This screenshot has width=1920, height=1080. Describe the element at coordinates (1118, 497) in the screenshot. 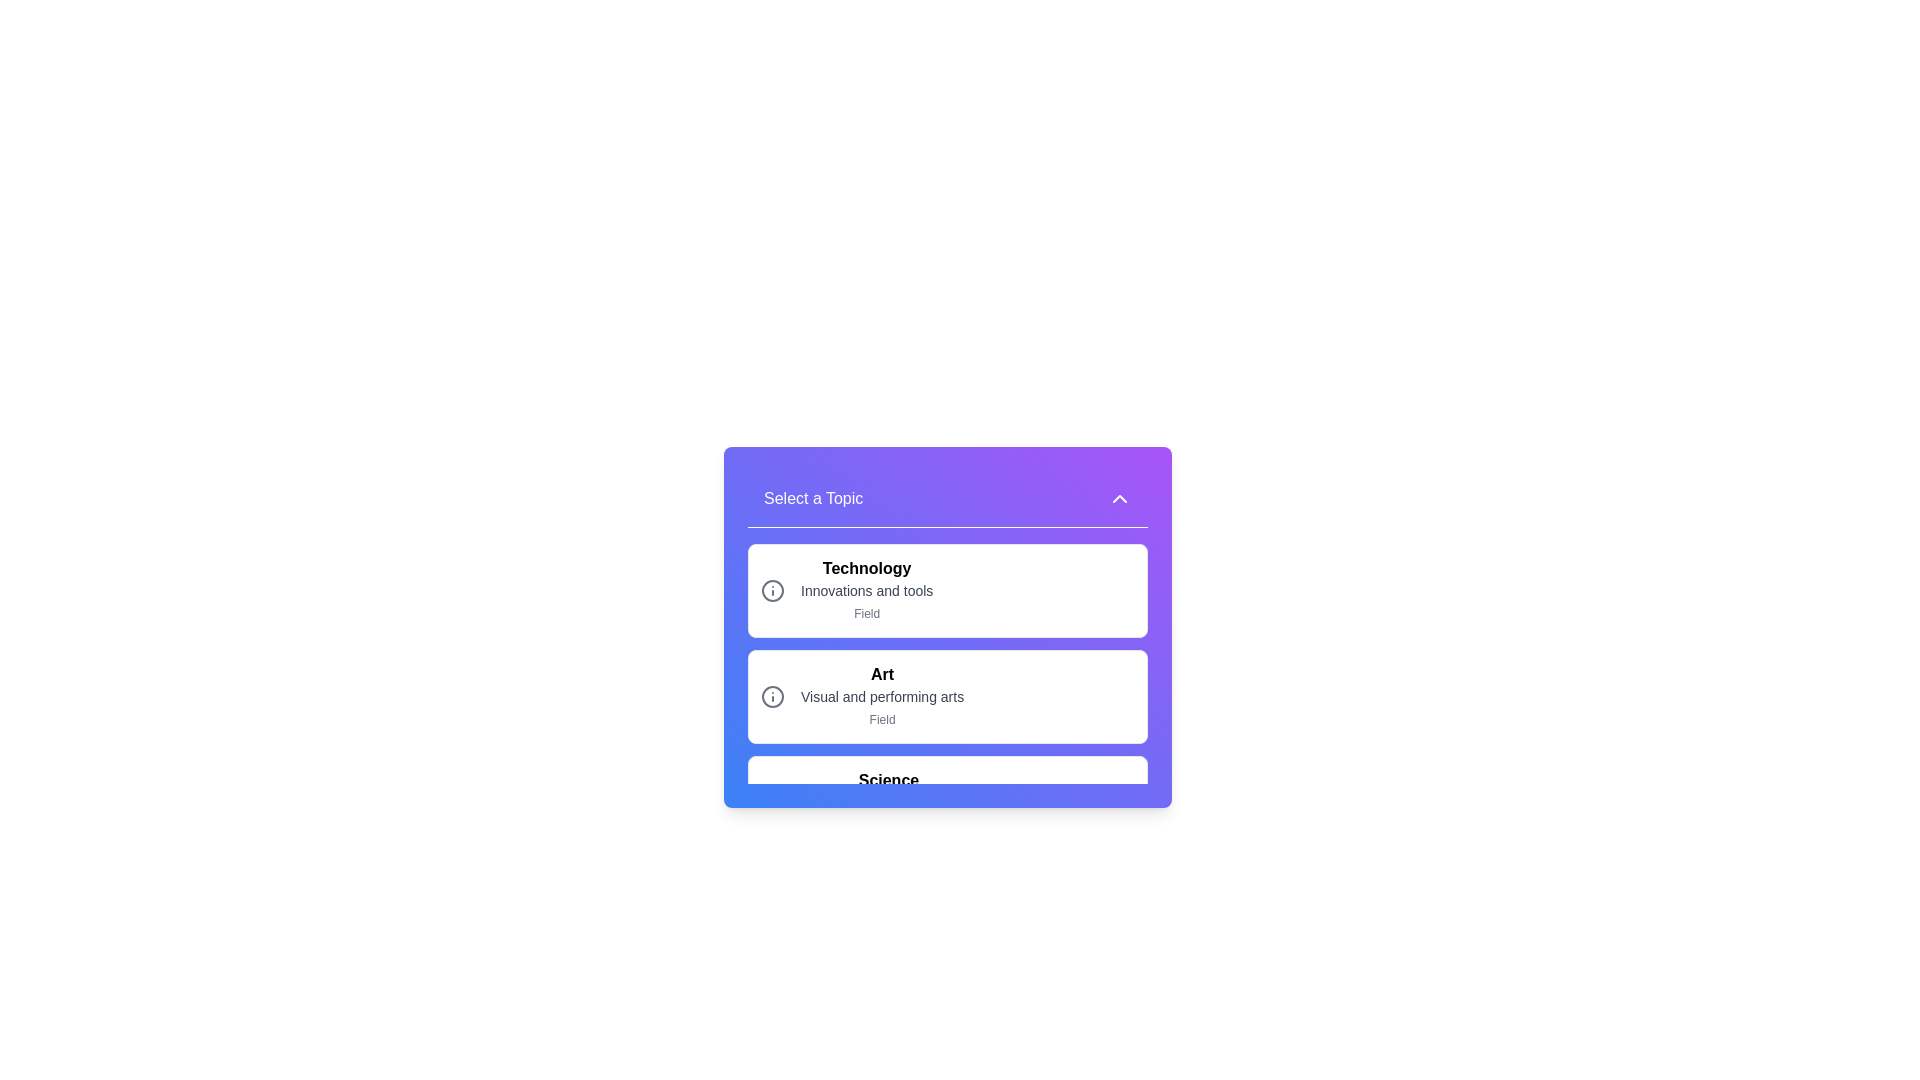

I see `the Dropdown toggle icon, which is a small downward-pointing chevron arrow located at the rightmost side of the 'Select a Topic' heading bar` at that location.